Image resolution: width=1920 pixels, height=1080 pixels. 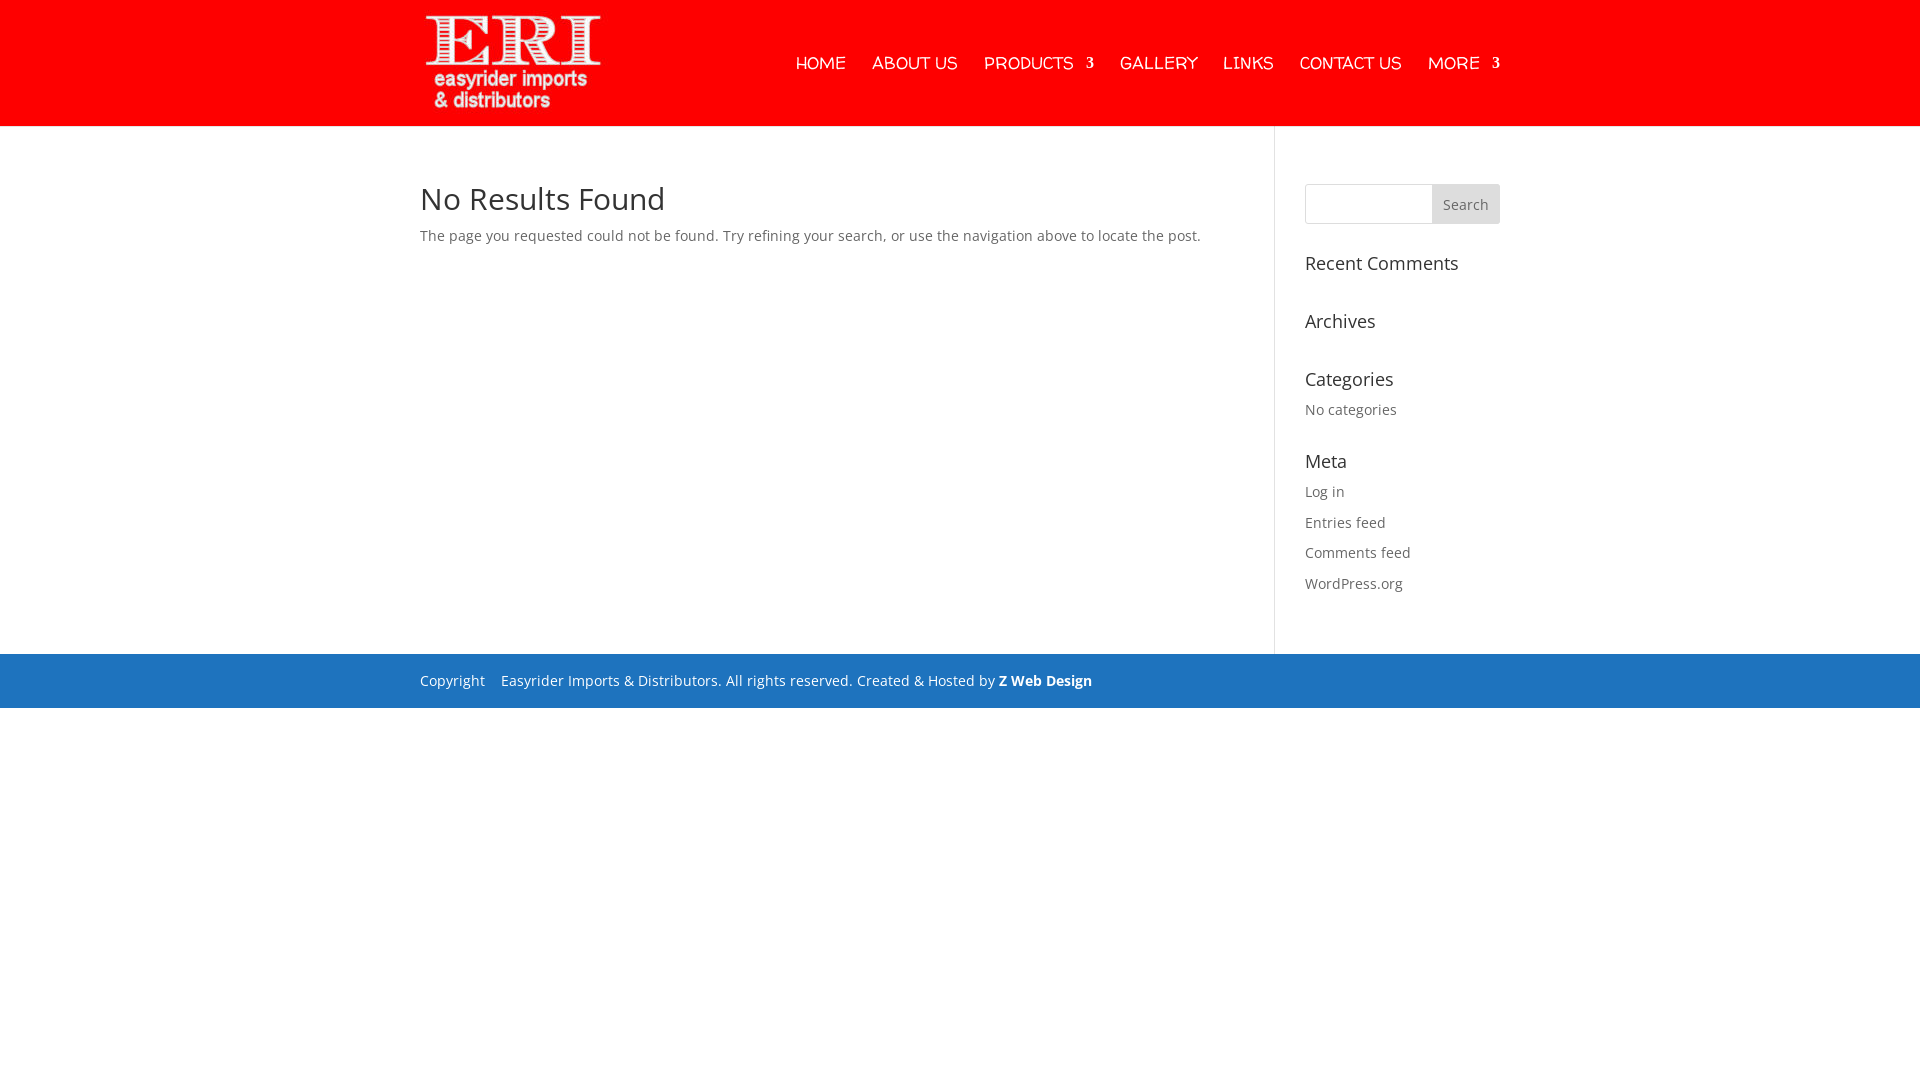 What do you see at coordinates (1465, 204) in the screenshot?
I see `'Search'` at bounding box center [1465, 204].